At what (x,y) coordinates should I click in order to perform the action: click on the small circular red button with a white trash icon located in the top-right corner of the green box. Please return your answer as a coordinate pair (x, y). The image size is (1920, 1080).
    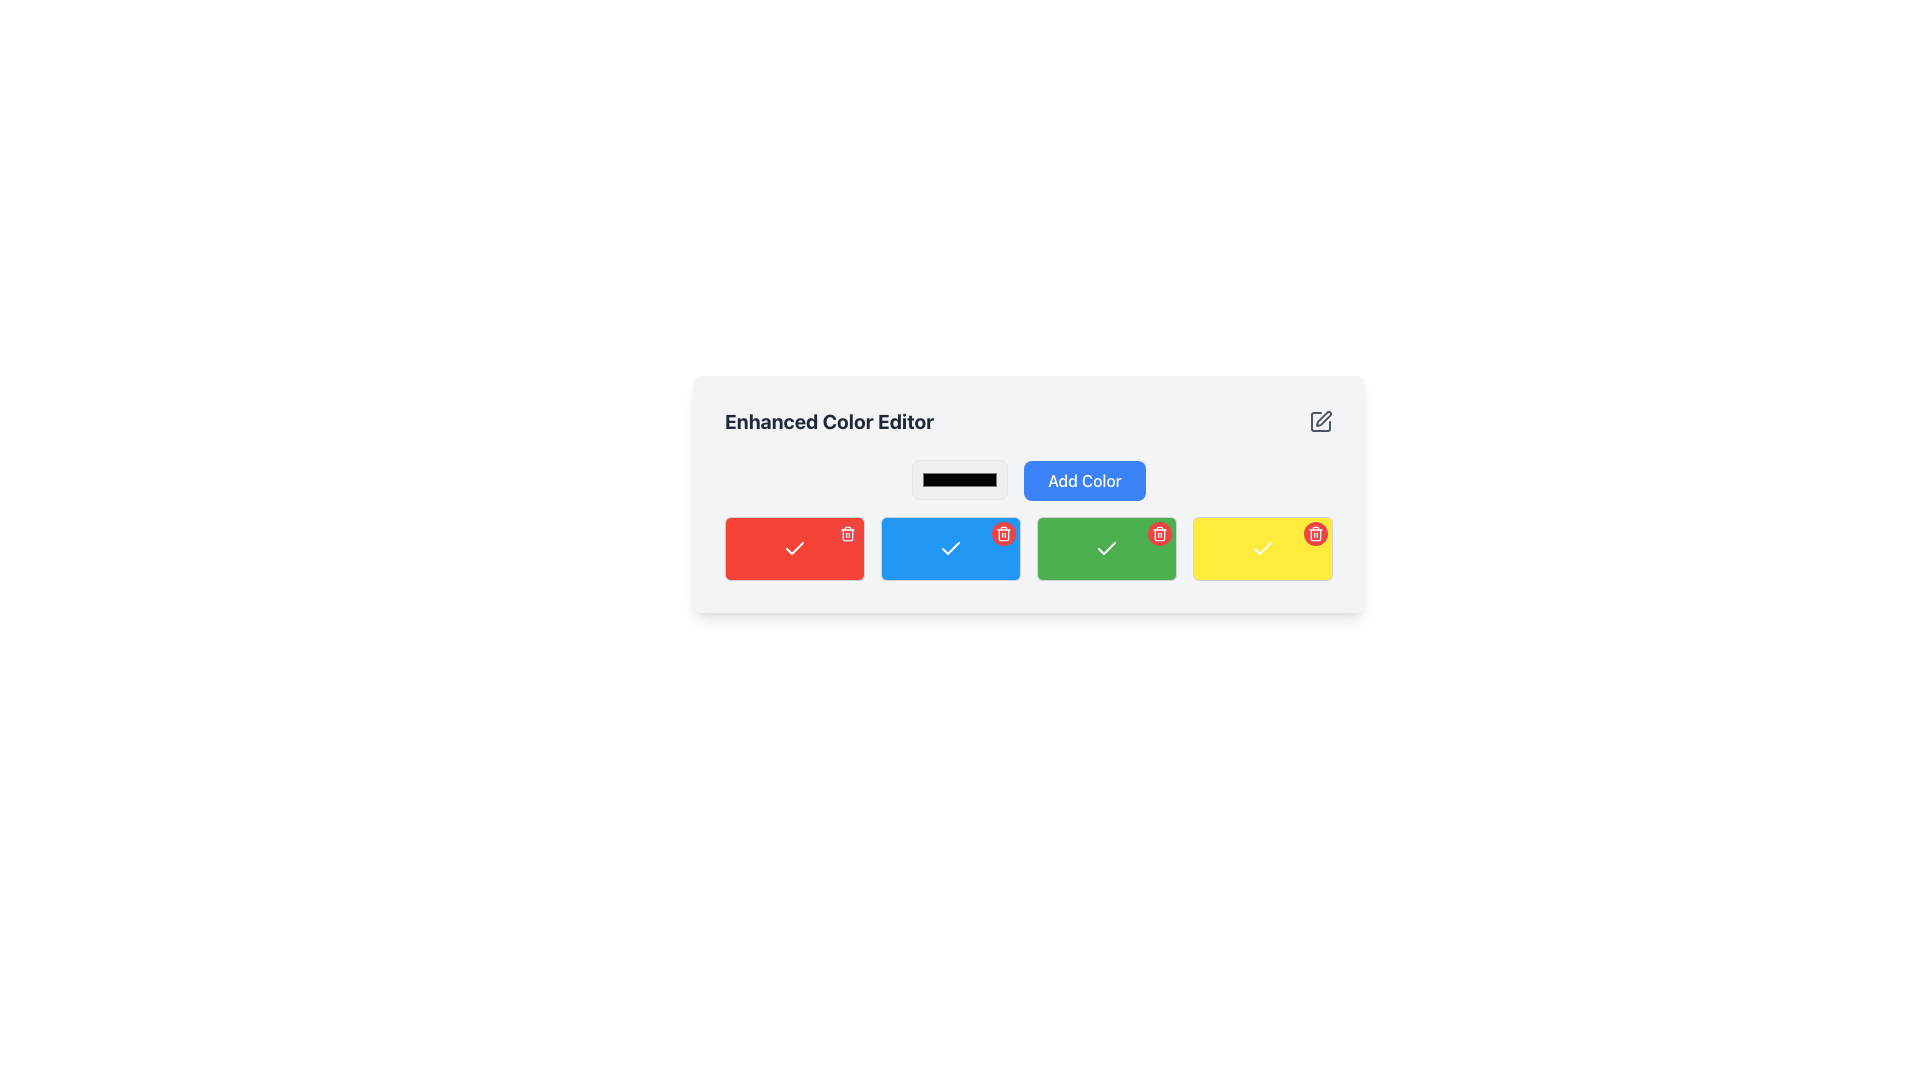
    Looking at the image, I should click on (1160, 532).